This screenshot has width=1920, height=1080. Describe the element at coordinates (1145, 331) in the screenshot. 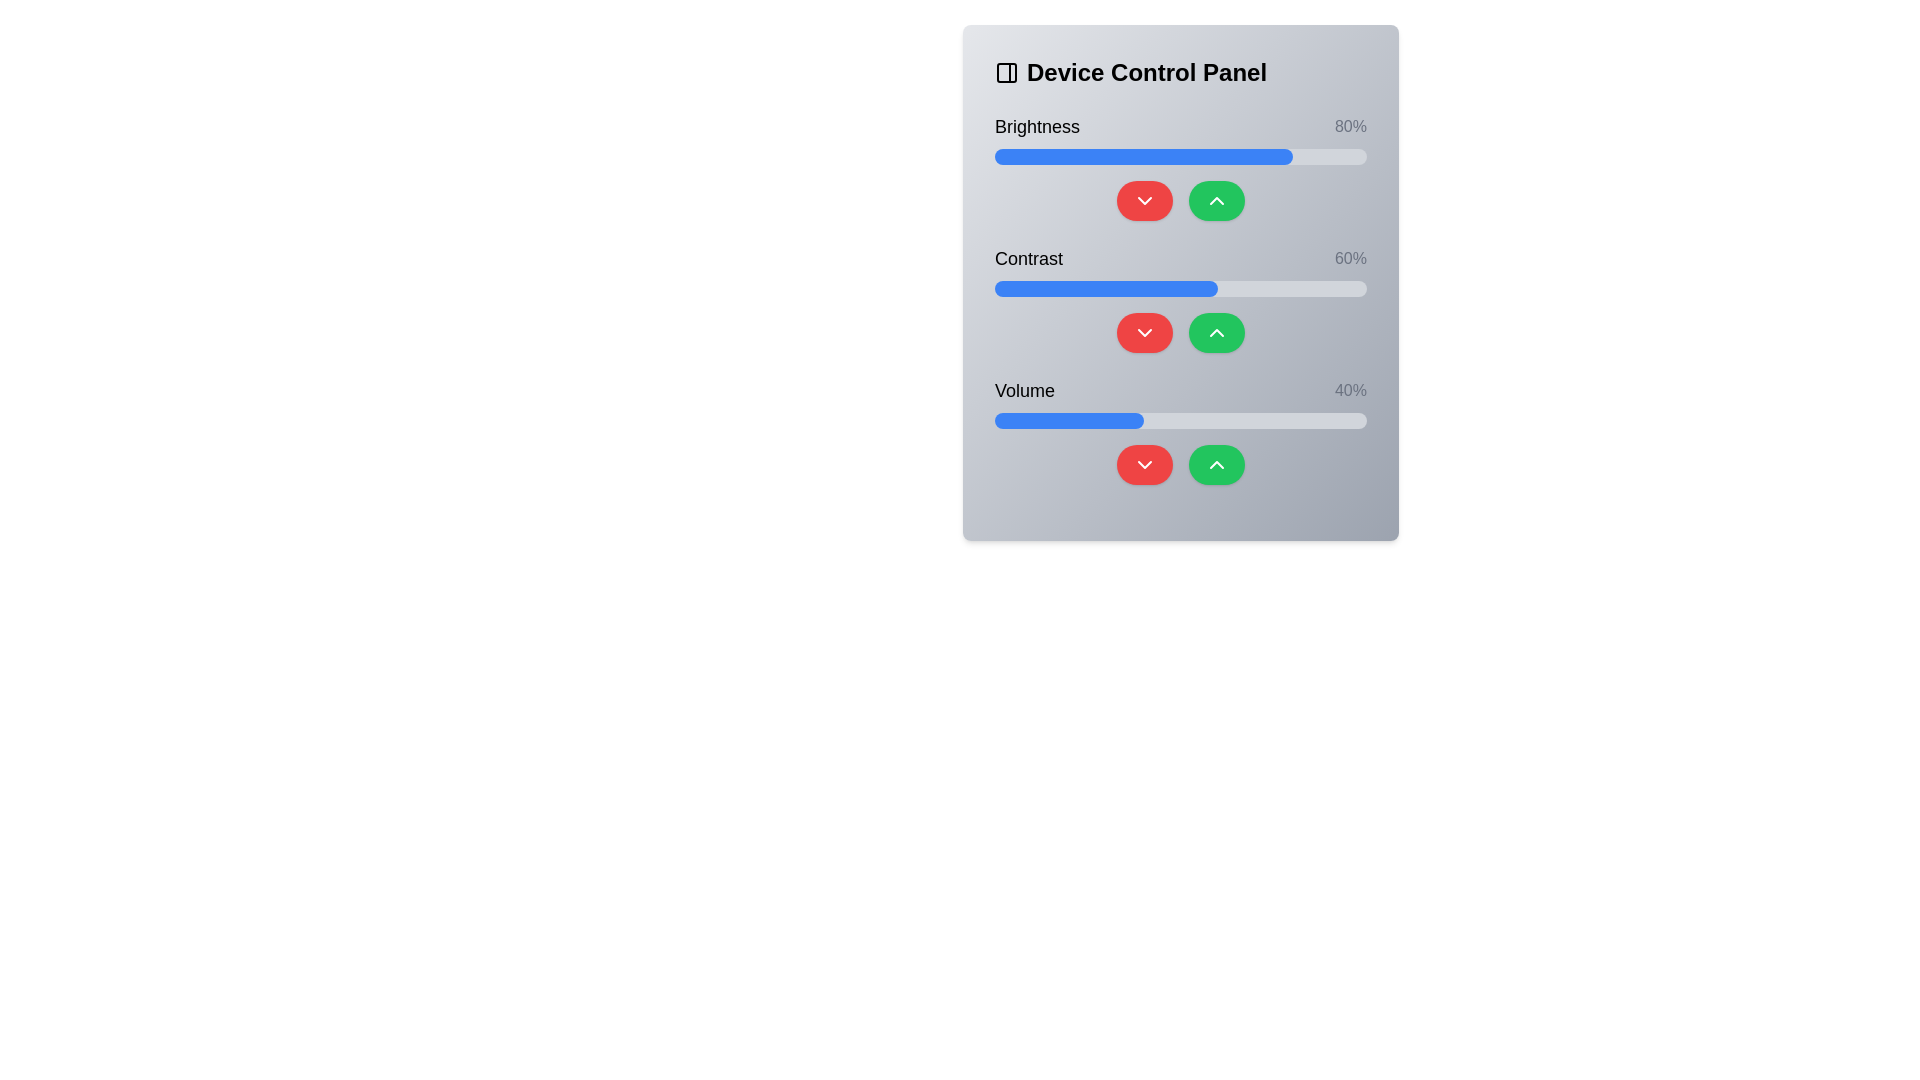

I see `the downward-facing chevron icon within the red circular button to decrease the value of the 'Contrast' control` at that location.